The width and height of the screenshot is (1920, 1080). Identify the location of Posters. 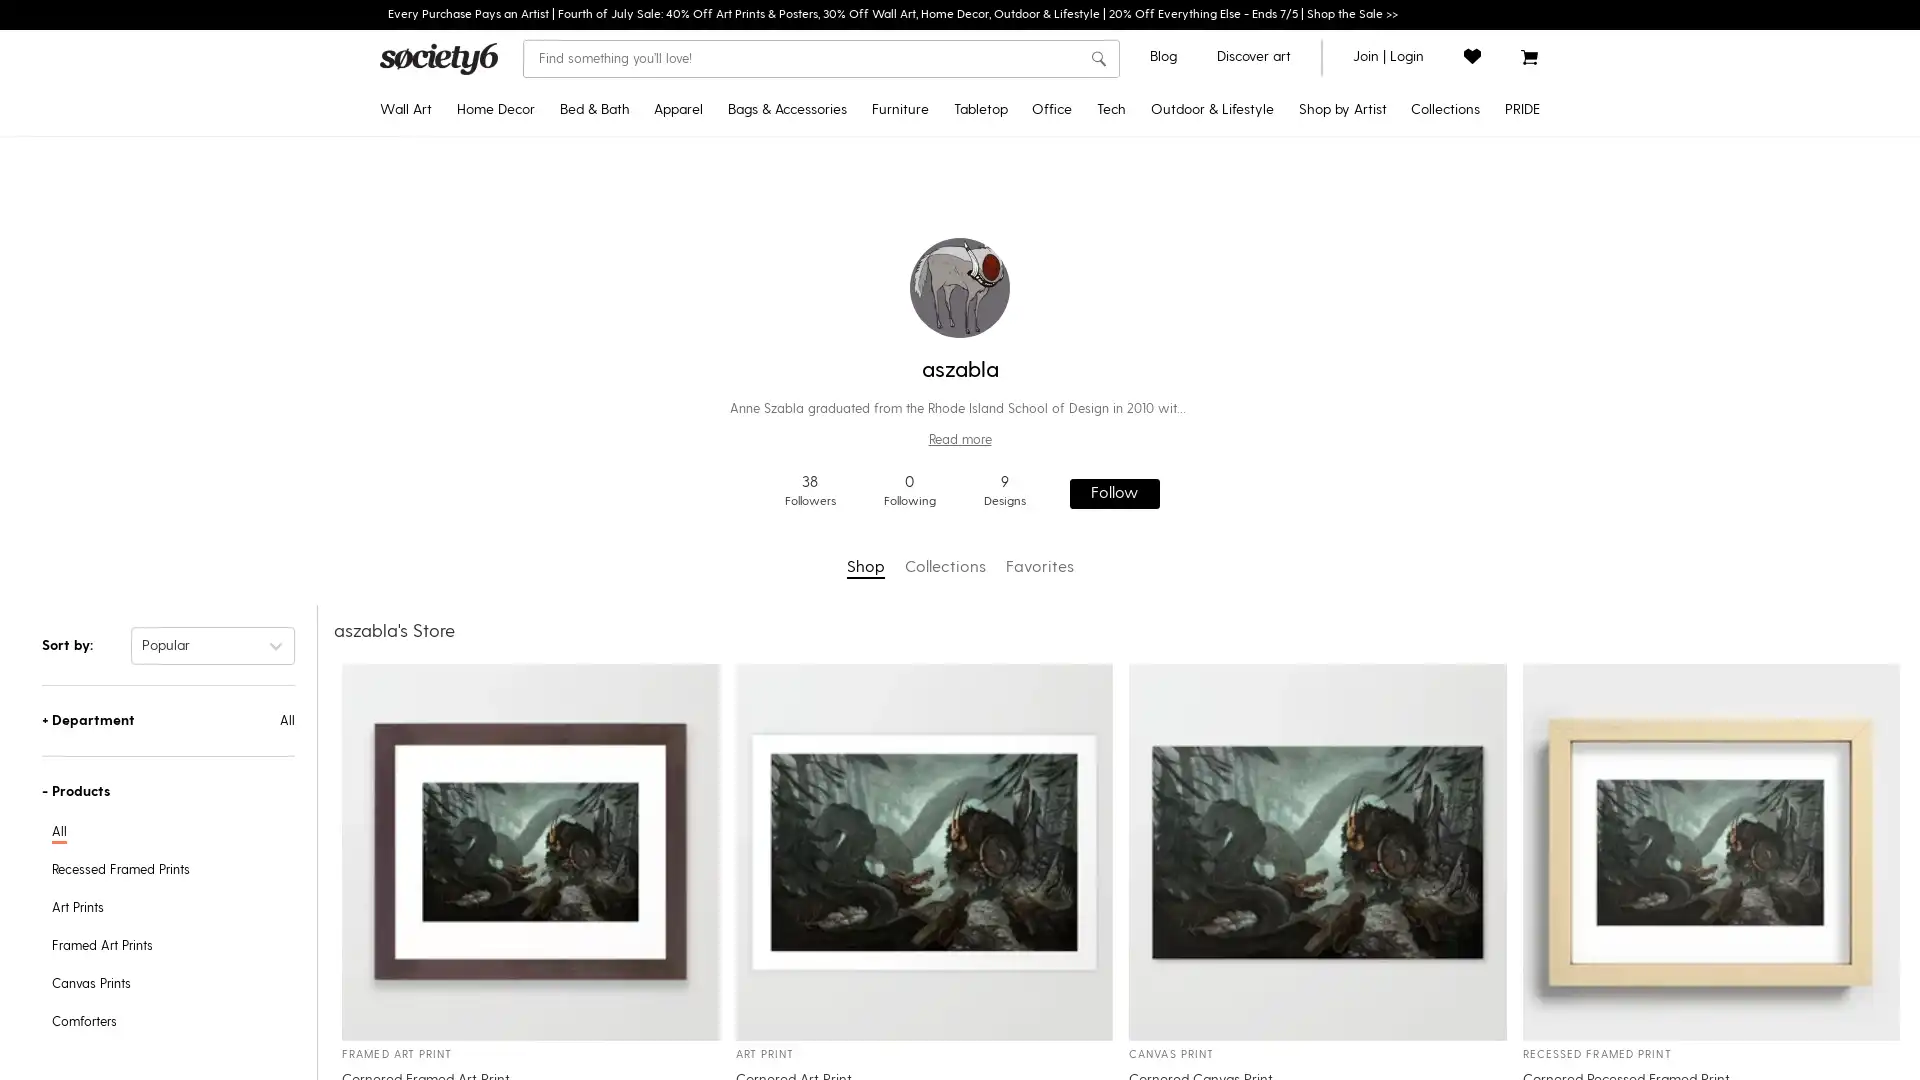
(470, 353).